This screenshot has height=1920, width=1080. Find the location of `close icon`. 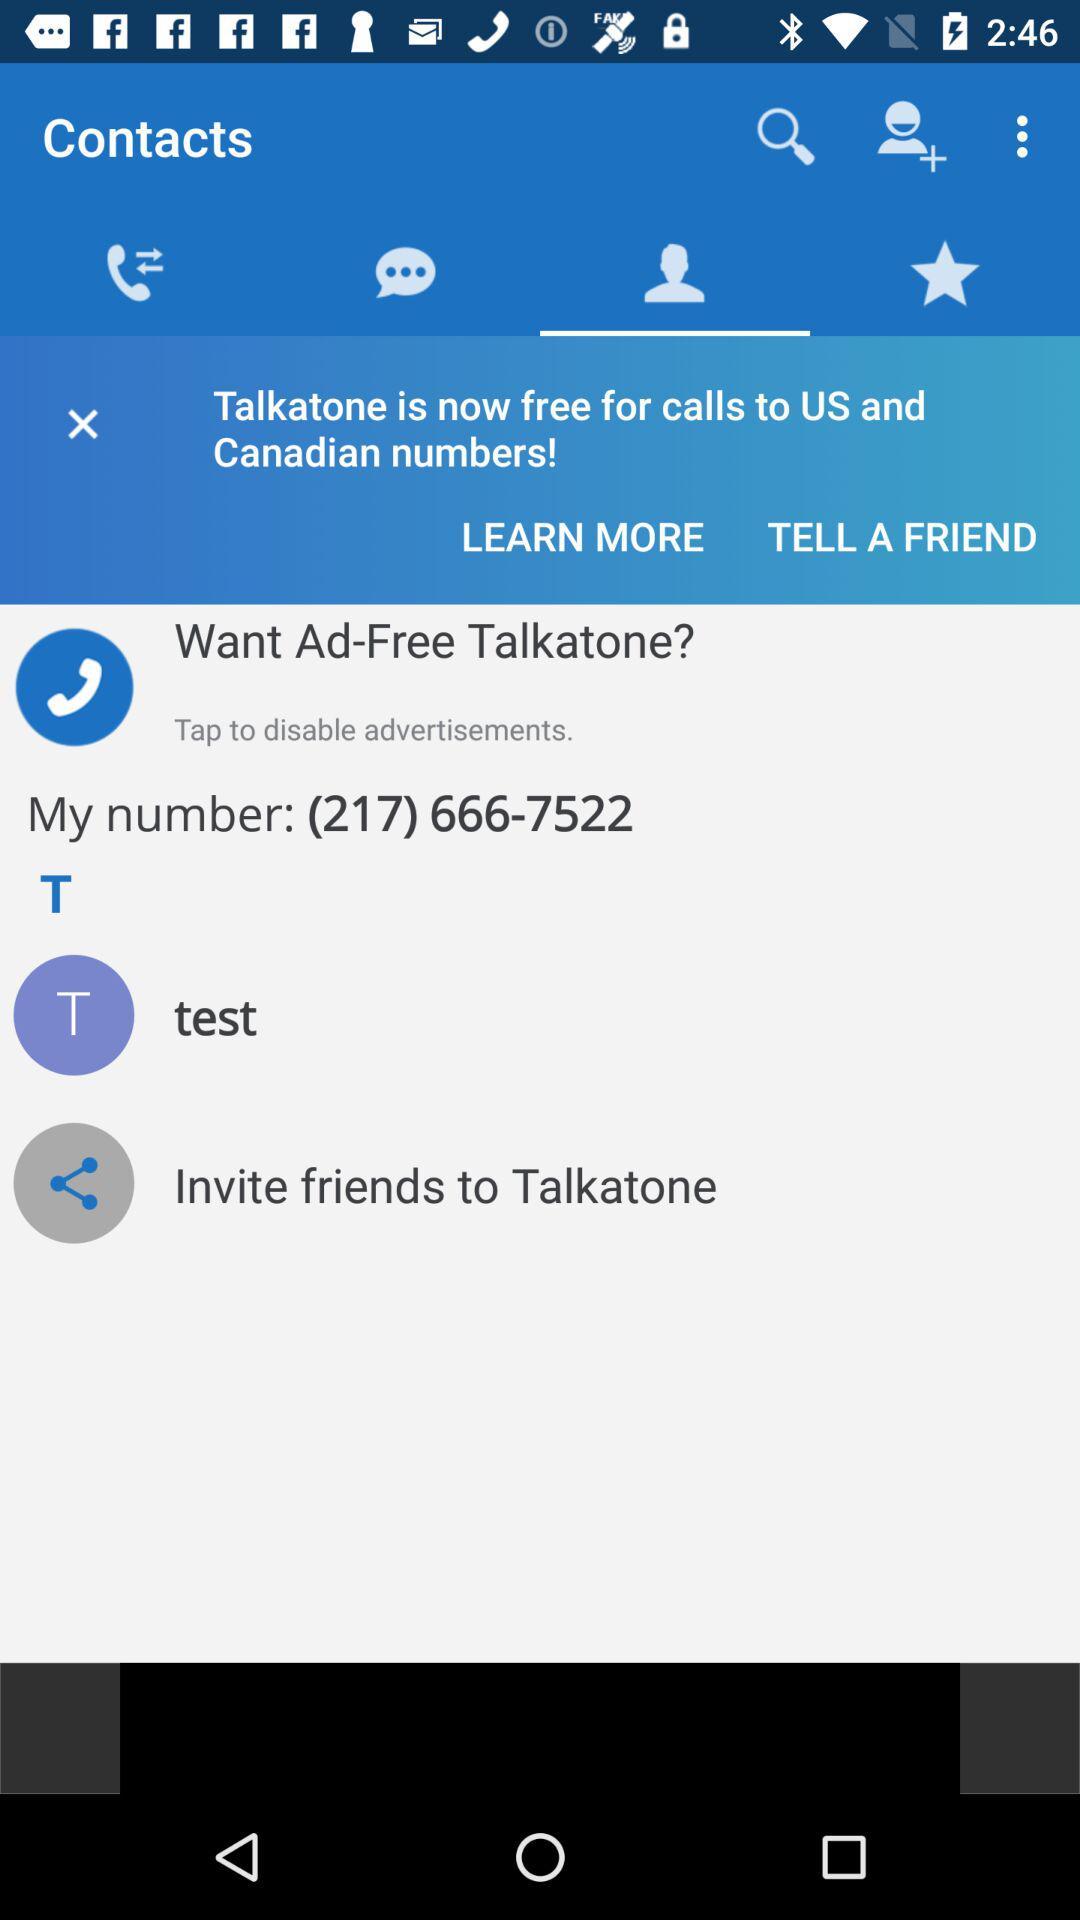

close icon is located at coordinates (81, 419).